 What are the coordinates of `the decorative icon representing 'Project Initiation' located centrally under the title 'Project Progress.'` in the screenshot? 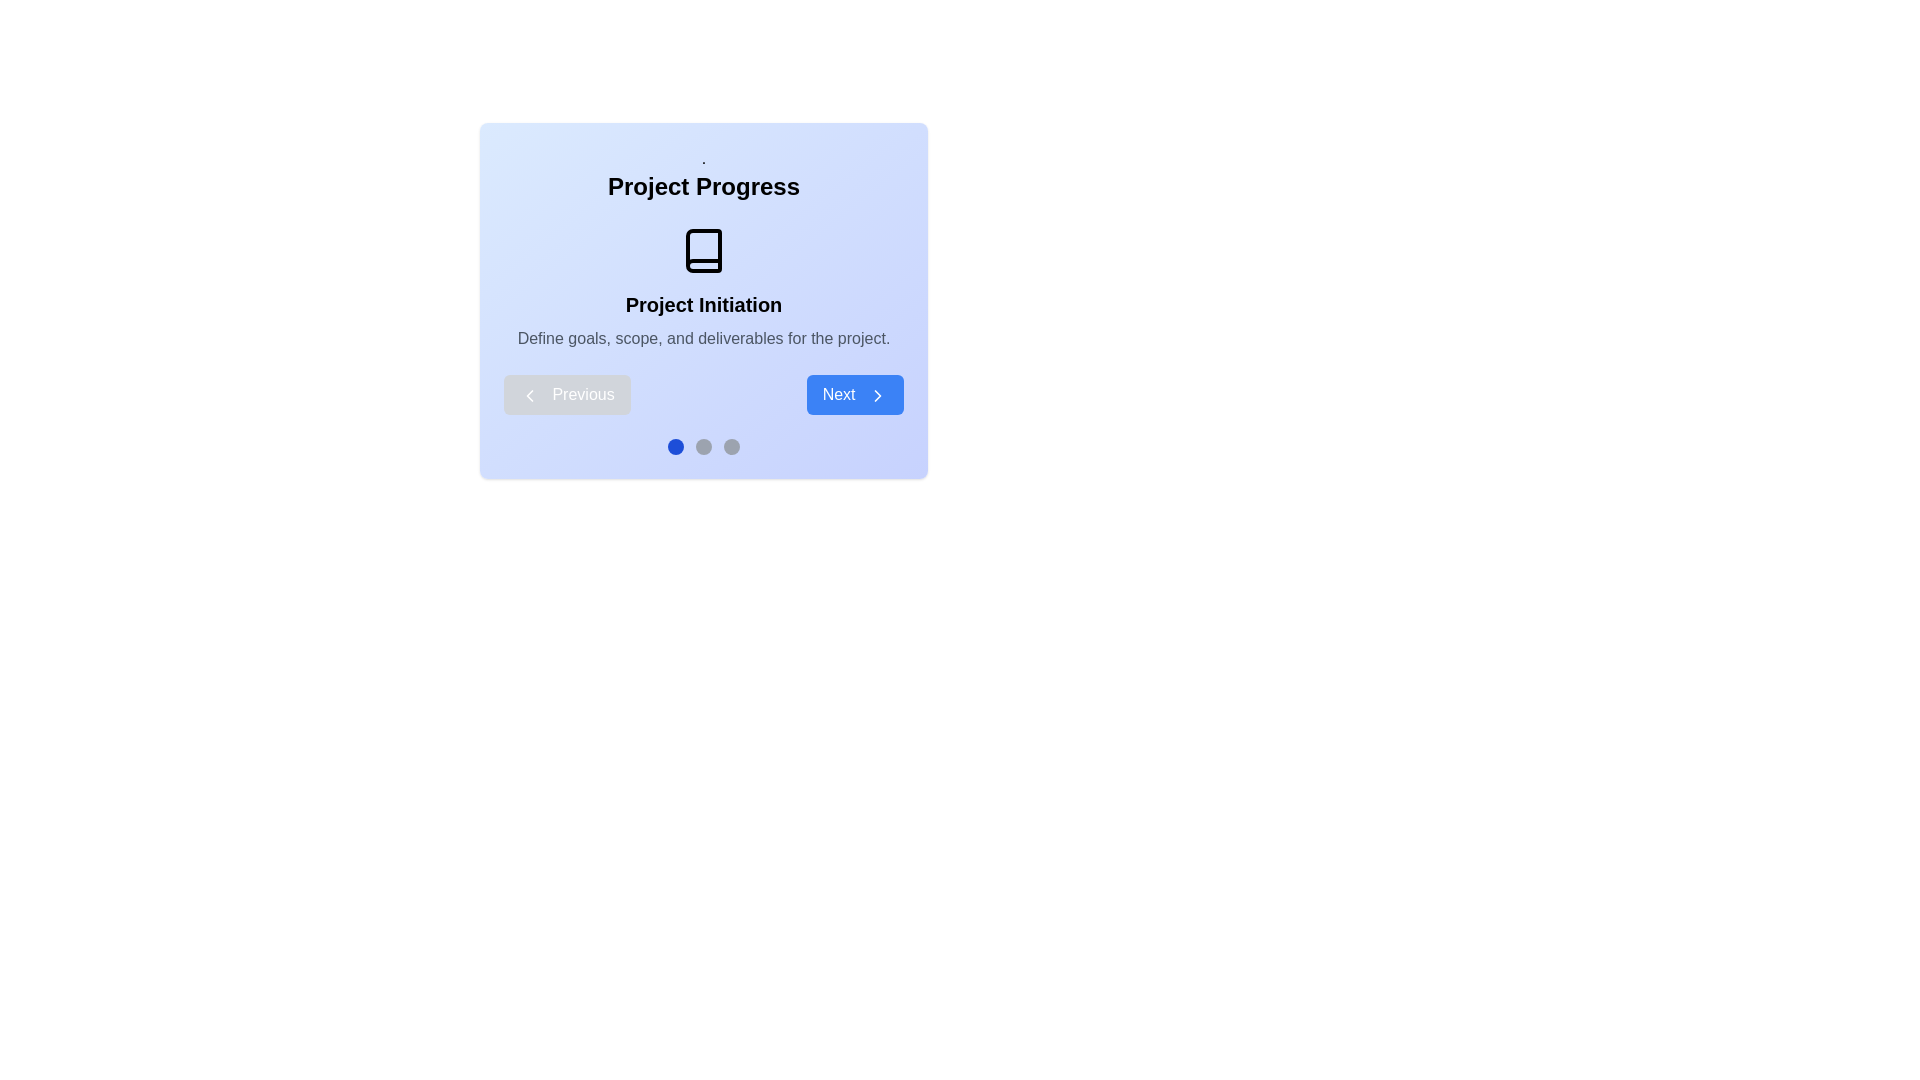 It's located at (704, 249).